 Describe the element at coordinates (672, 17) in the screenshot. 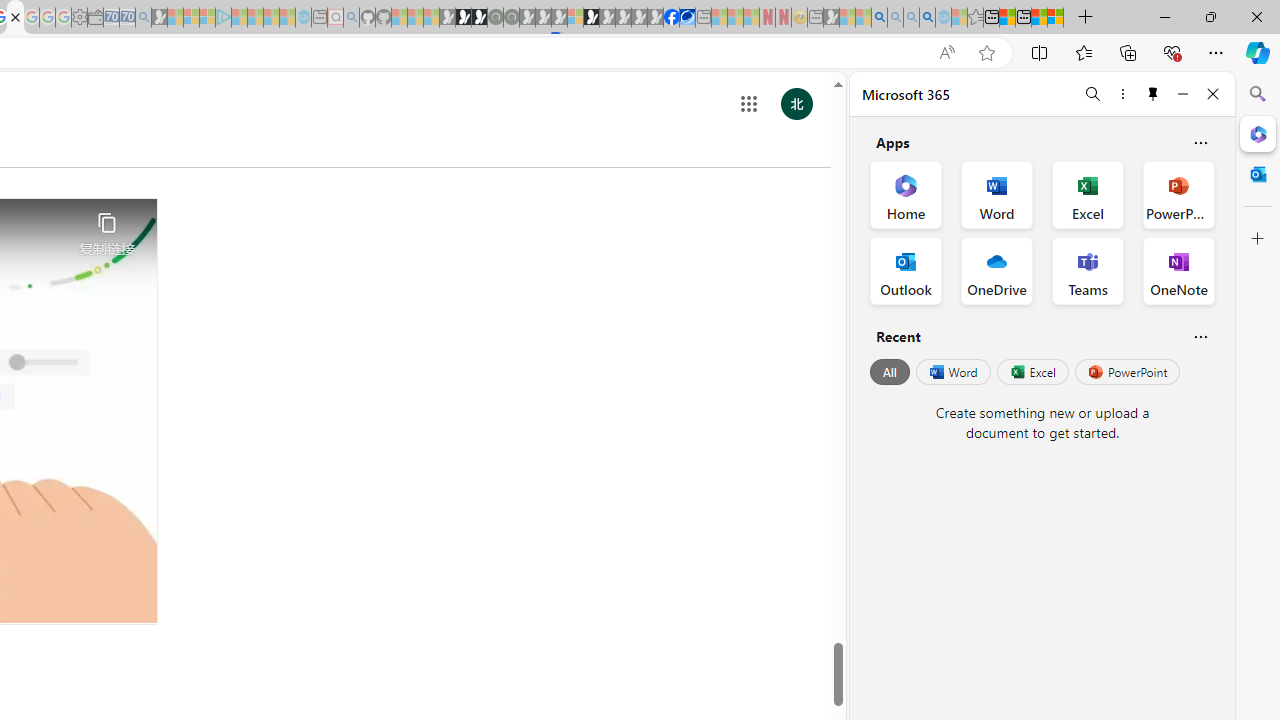

I see `'Nordace | Facebook'` at that location.